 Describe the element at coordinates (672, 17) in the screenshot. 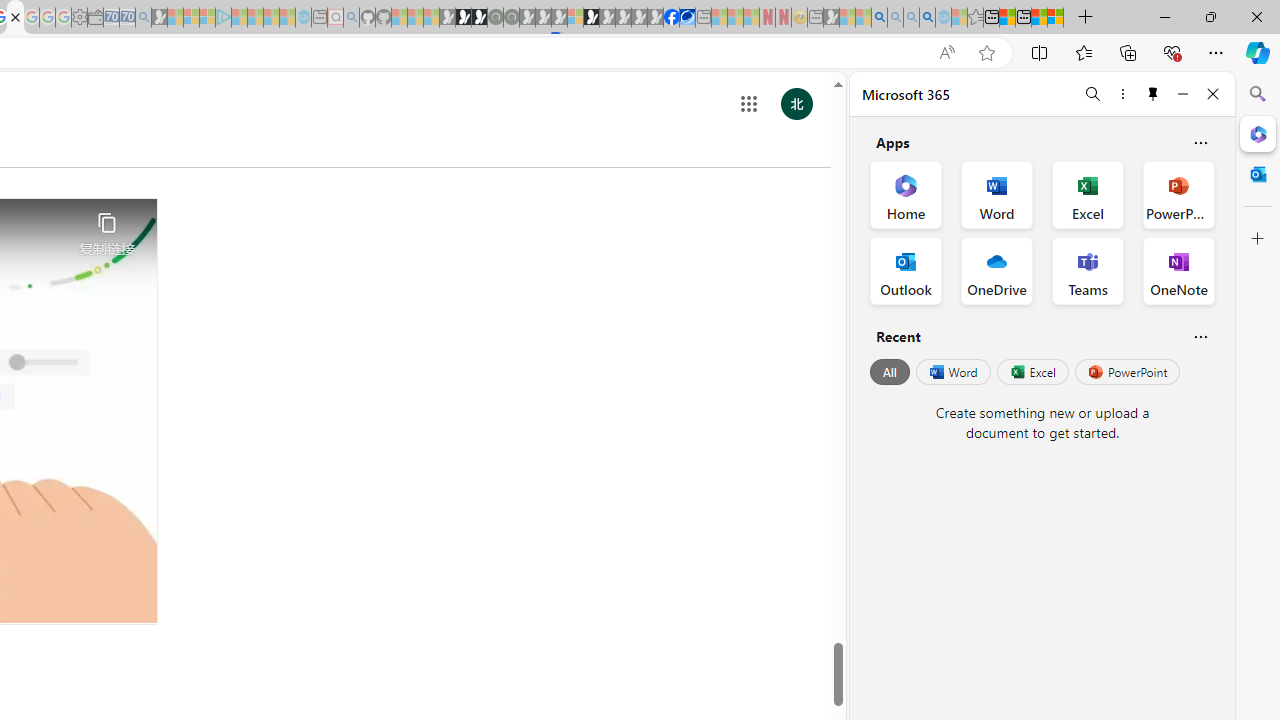

I see `'Nordace | Facebook'` at that location.